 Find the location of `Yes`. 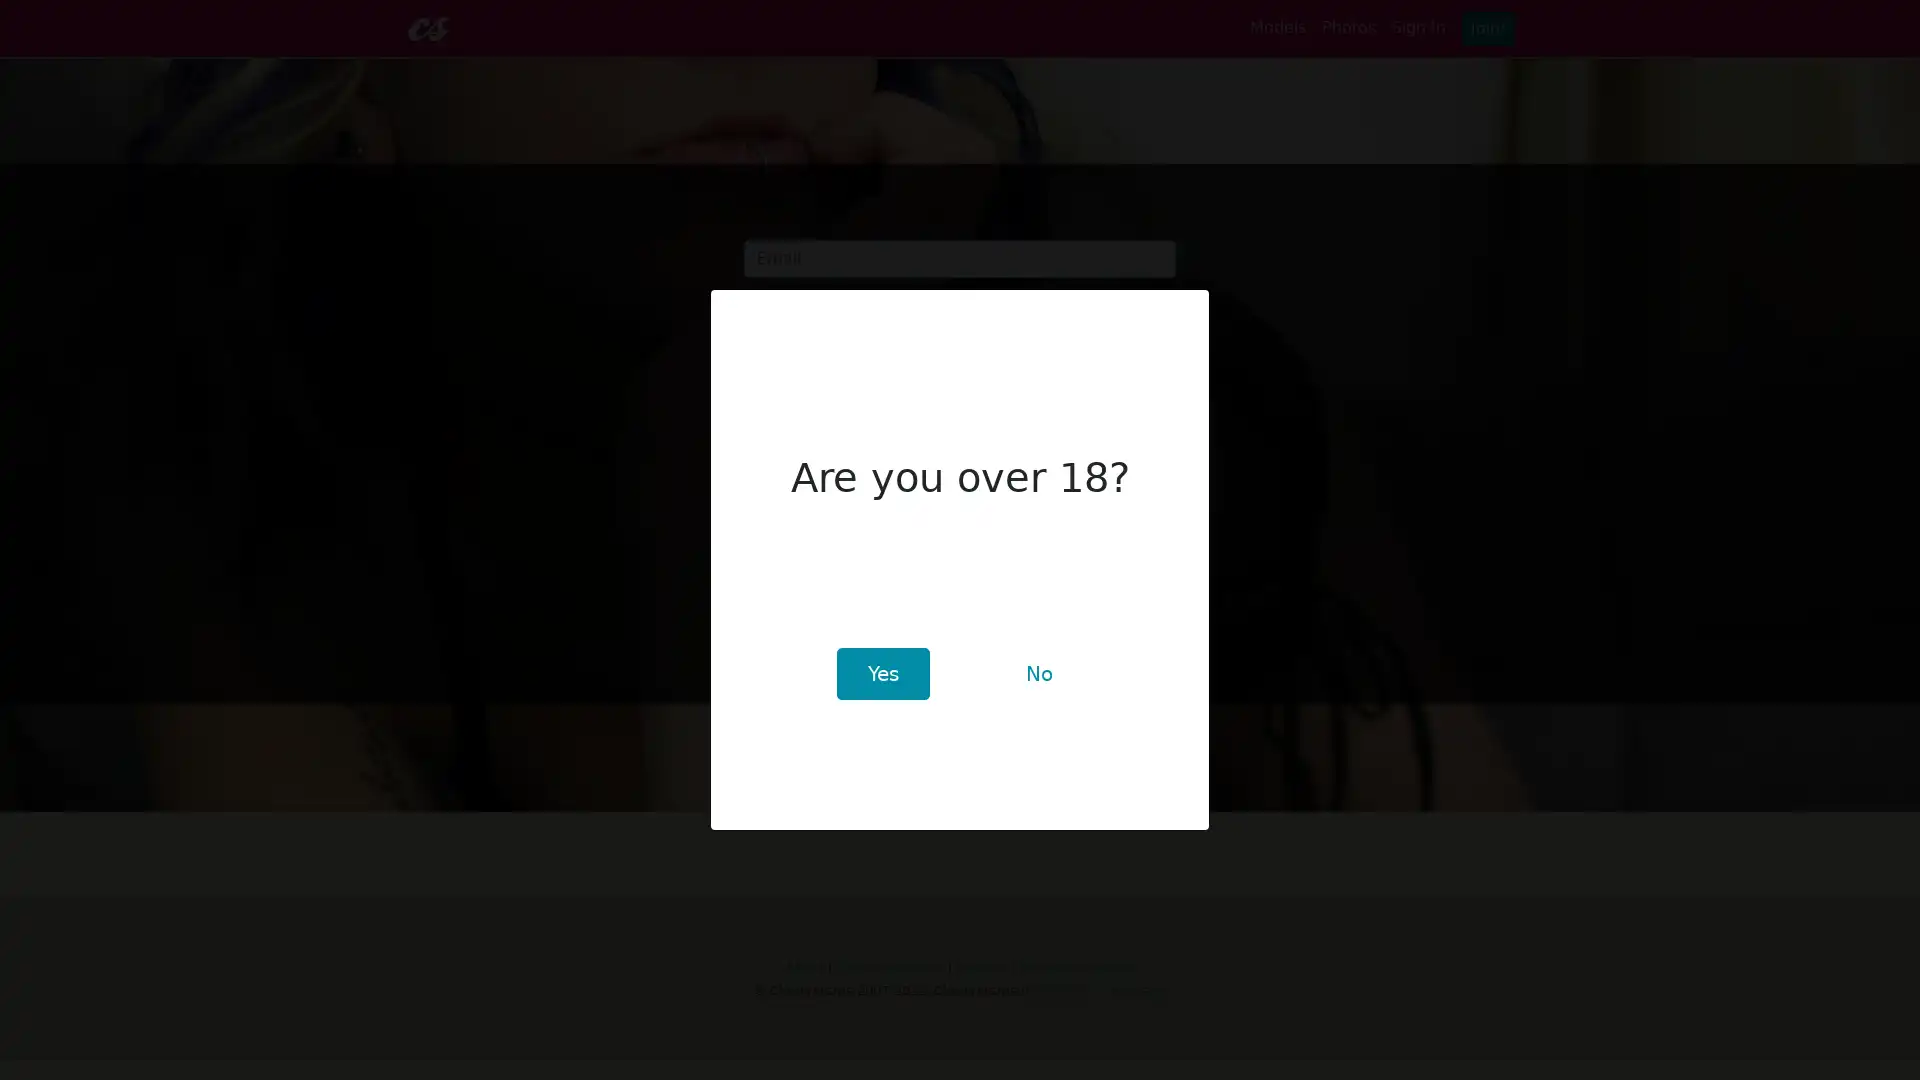

Yes is located at coordinates (881, 674).